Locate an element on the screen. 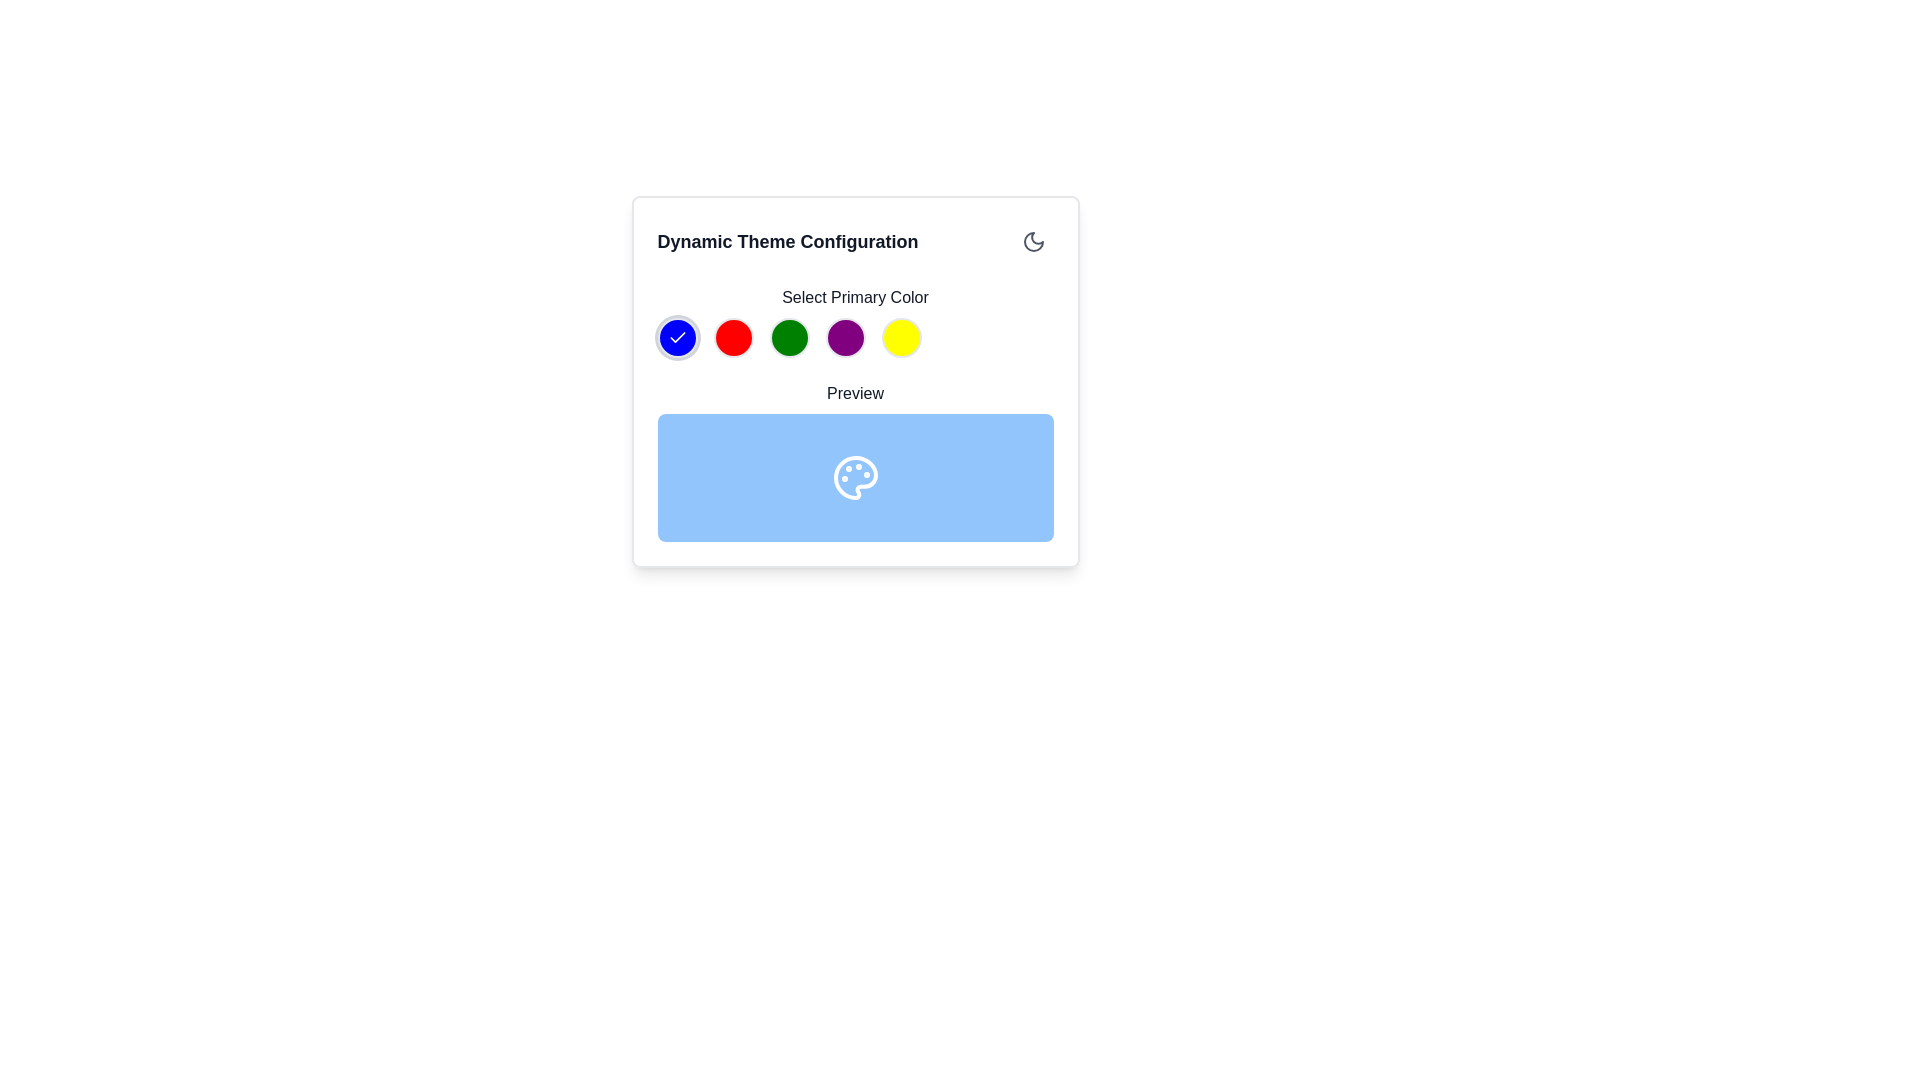 Image resolution: width=1920 pixels, height=1080 pixels. the red color selection button positioned second in a row of buttons, located just below the 'Select Primary Color' label is located at coordinates (732, 337).